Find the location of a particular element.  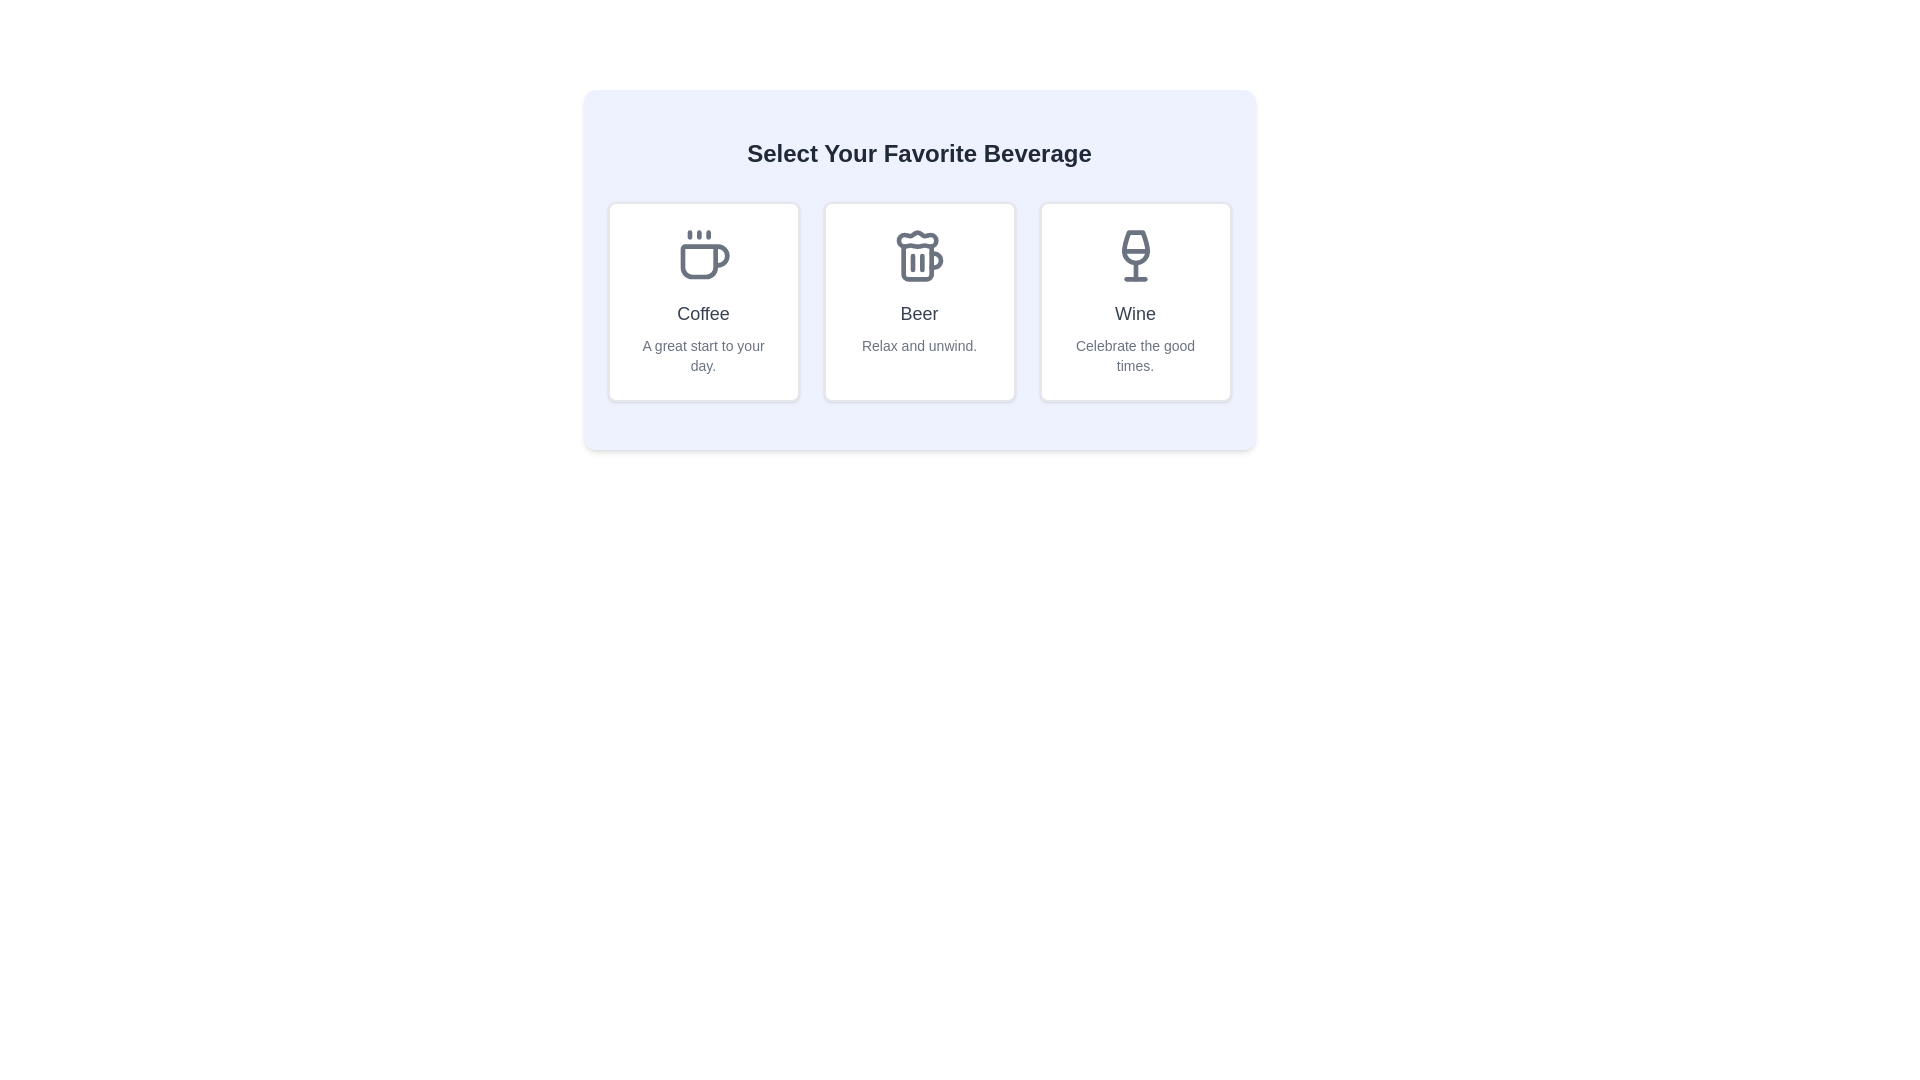

the graphical detail within the SVG icon that resembles the beer mug's handle, located in the middle of a row of beverage options is located at coordinates (934, 259).